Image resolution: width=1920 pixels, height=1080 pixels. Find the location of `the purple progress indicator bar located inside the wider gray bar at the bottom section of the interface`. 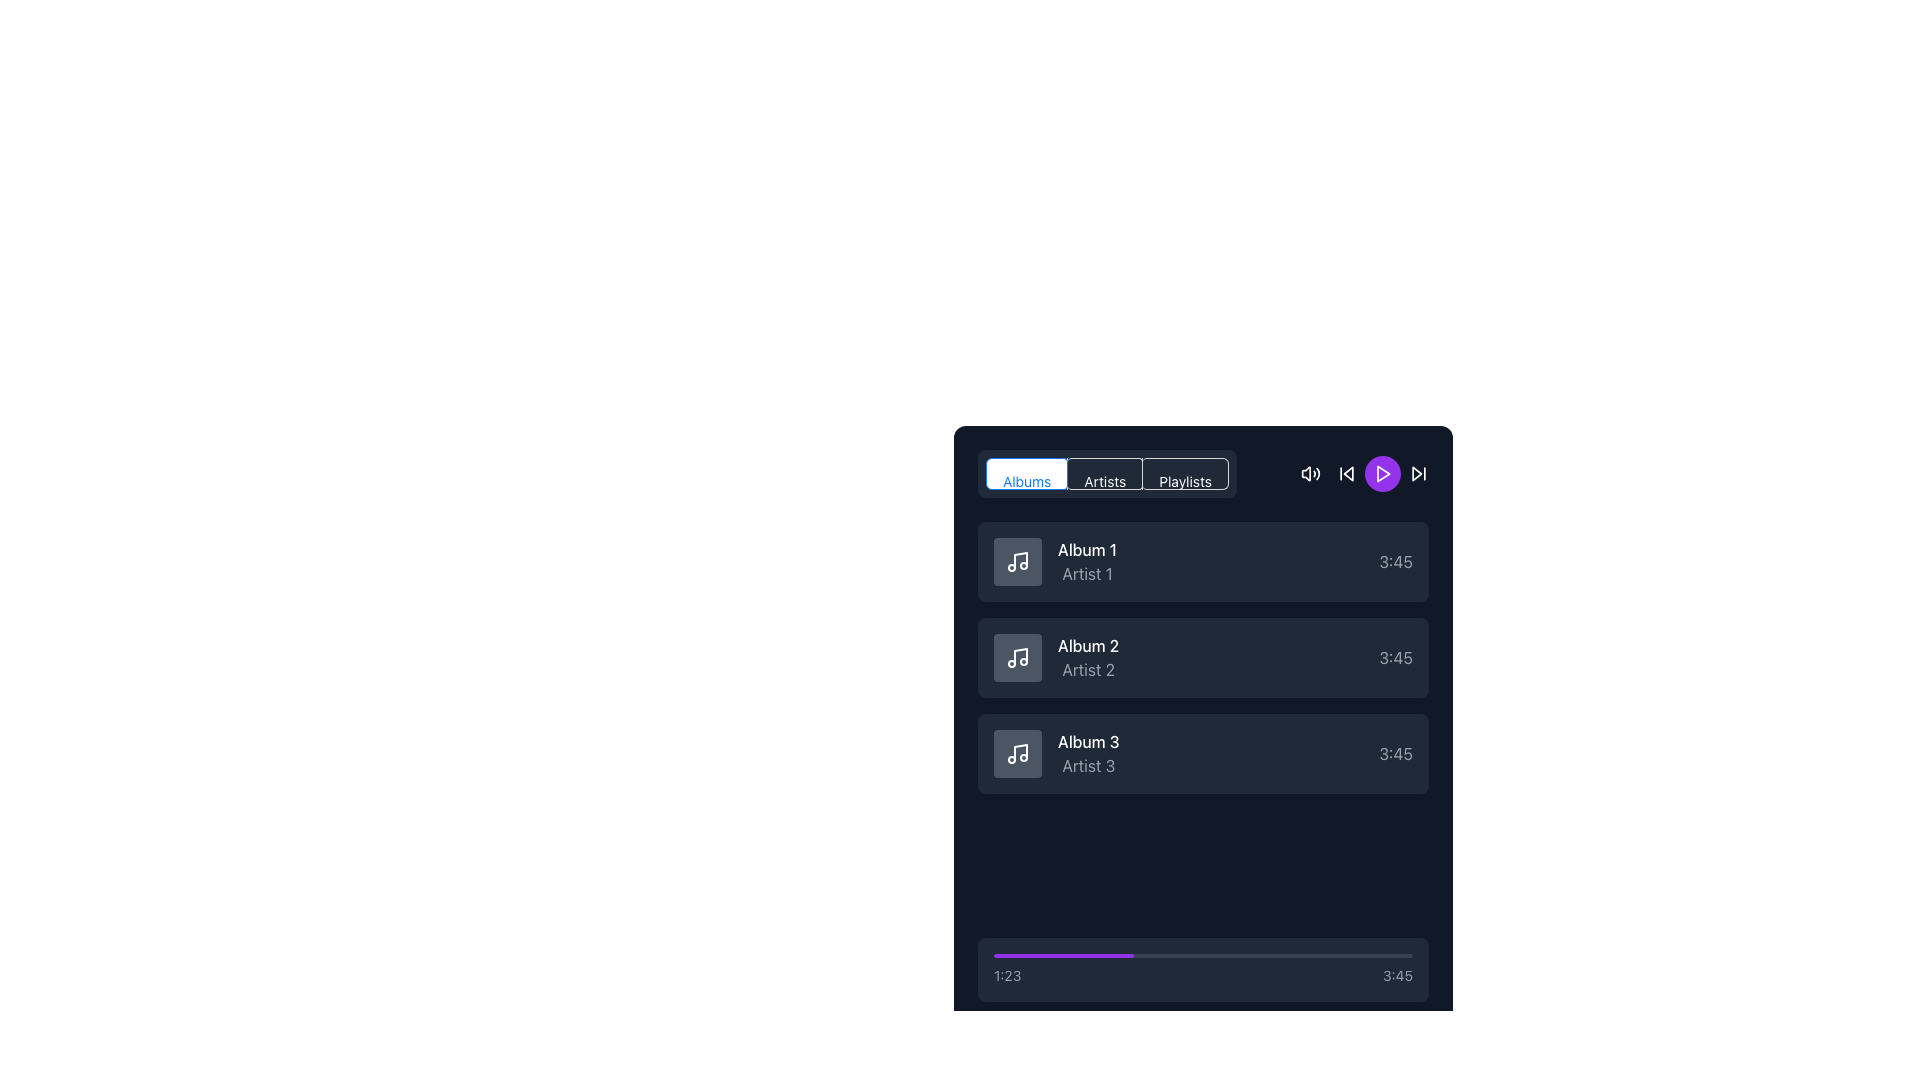

the purple progress indicator bar located inside the wider gray bar at the bottom section of the interface is located at coordinates (1062, 955).